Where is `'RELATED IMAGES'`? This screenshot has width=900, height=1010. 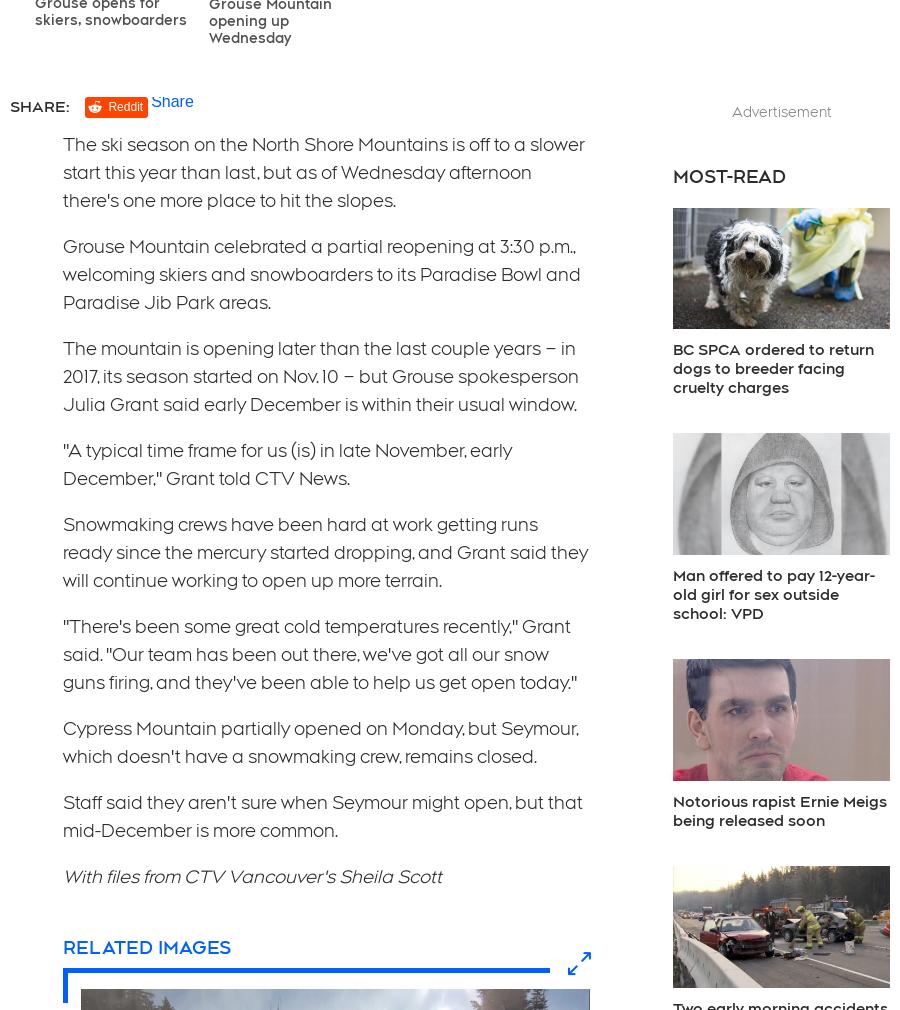
'RELATED IMAGES' is located at coordinates (145, 947).